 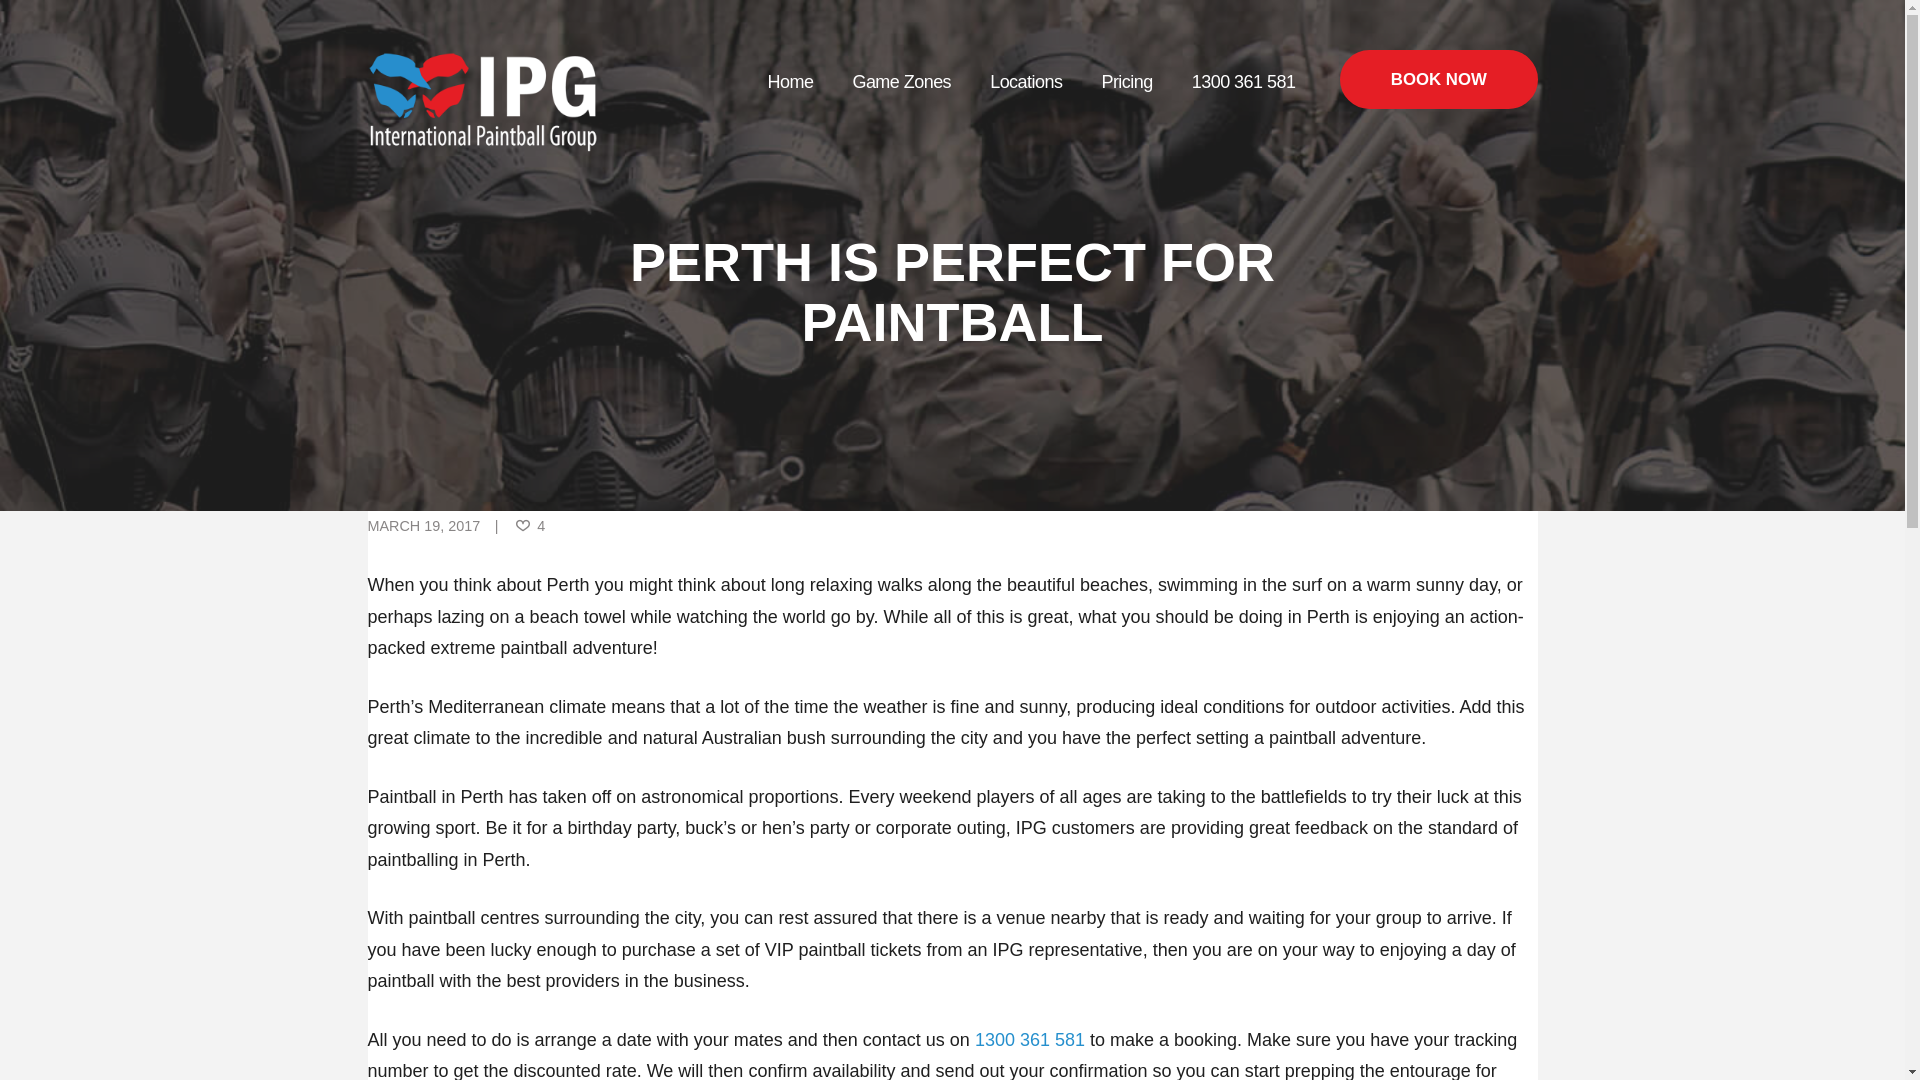 What do you see at coordinates (833, 81) in the screenshot?
I see `'Game Zones'` at bounding box center [833, 81].